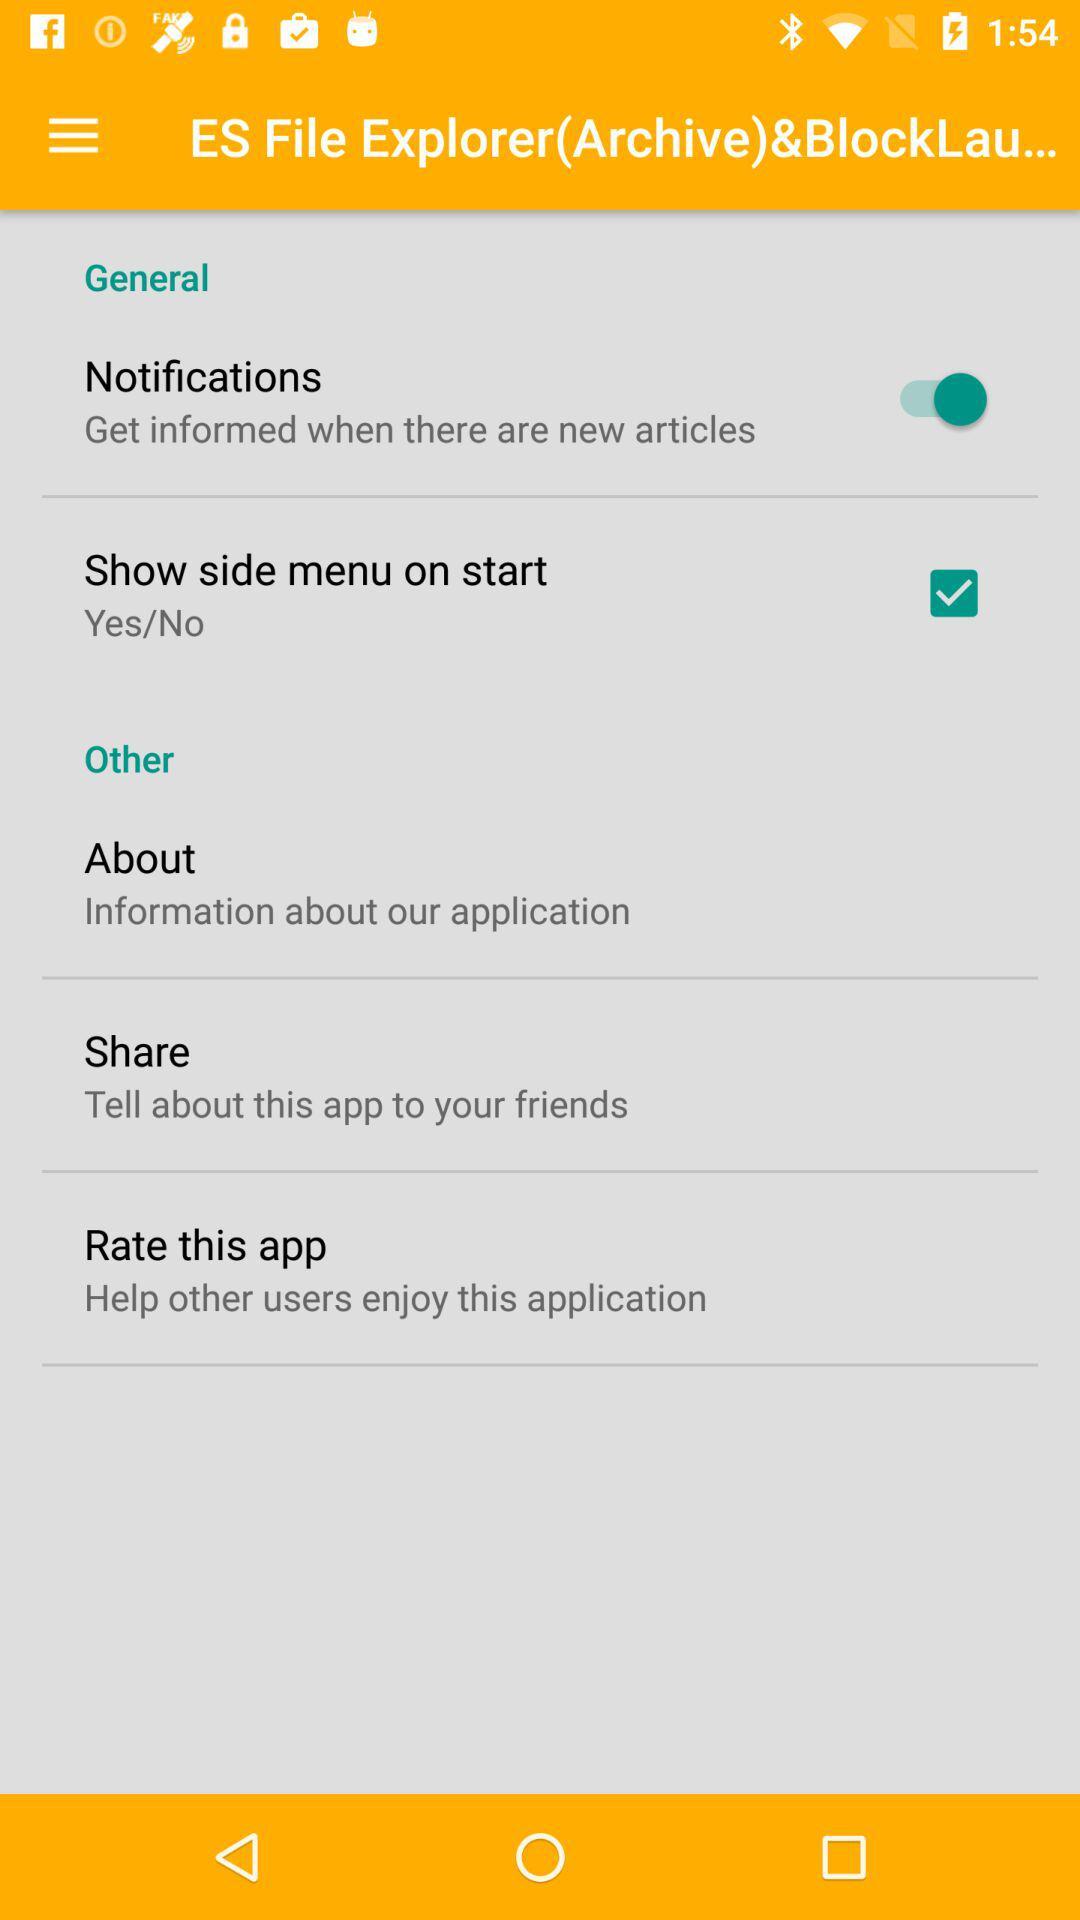  What do you see at coordinates (540, 254) in the screenshot?
I see `general` at bounding box center [540, 254].